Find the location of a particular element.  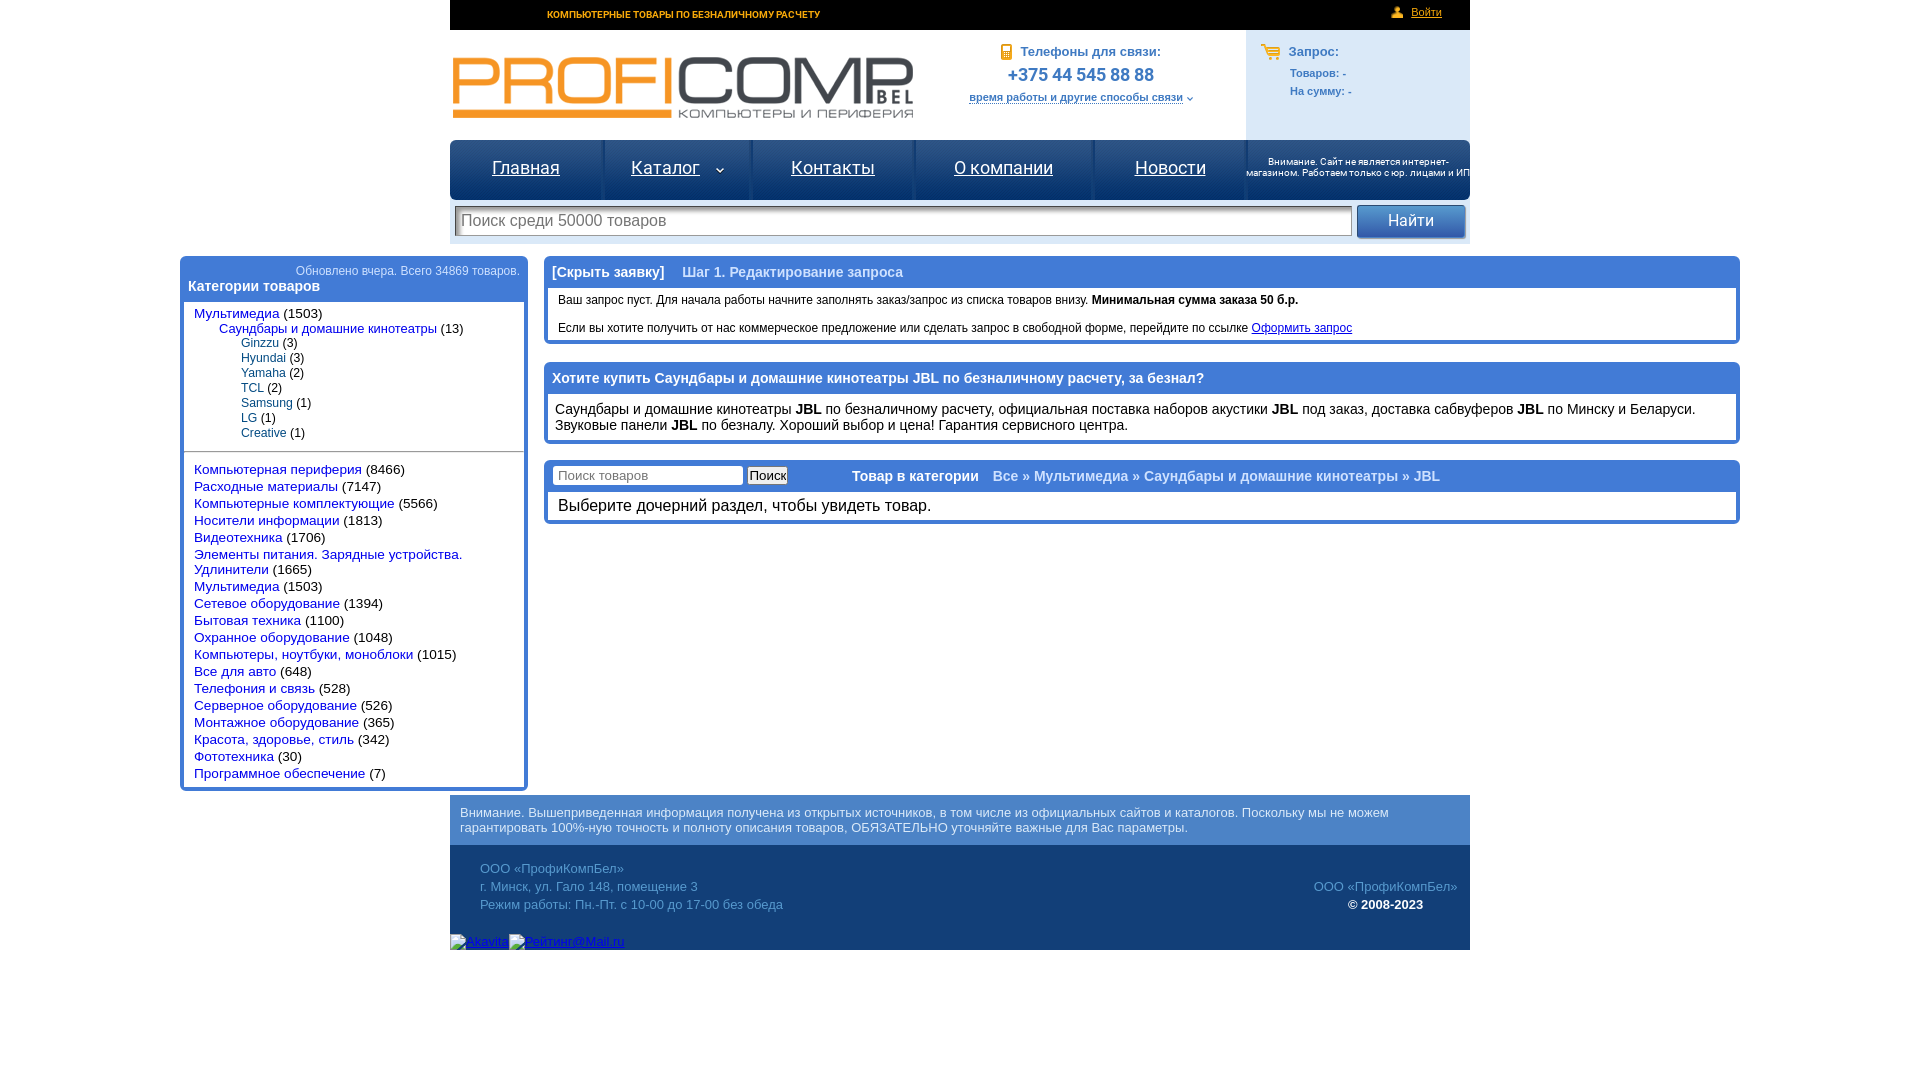

'Samsung' is located at coordinates (266, 402).